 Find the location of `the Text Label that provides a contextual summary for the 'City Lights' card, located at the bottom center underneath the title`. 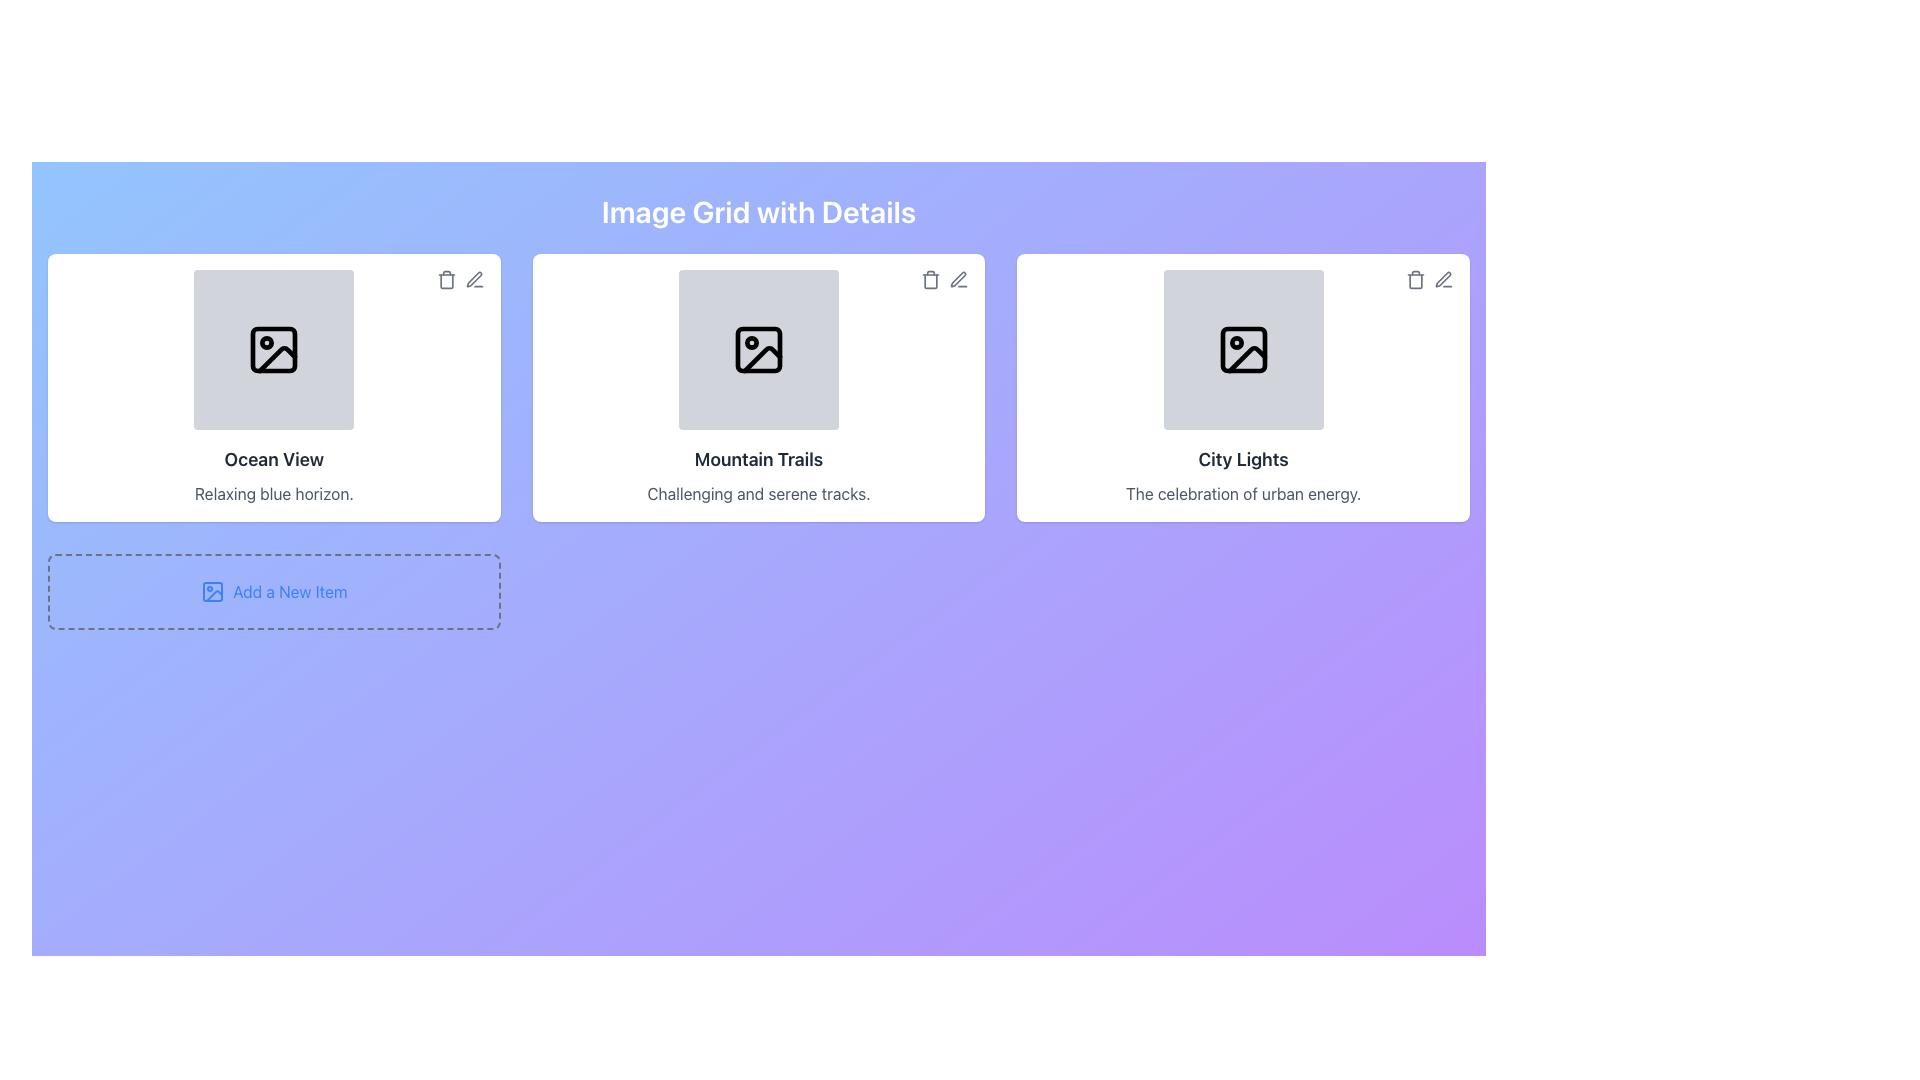

the Text Label that provides a contextual summary for the 'City Lights' card, located at the bottom center underneath the title is located at coordinates (1242, 493).